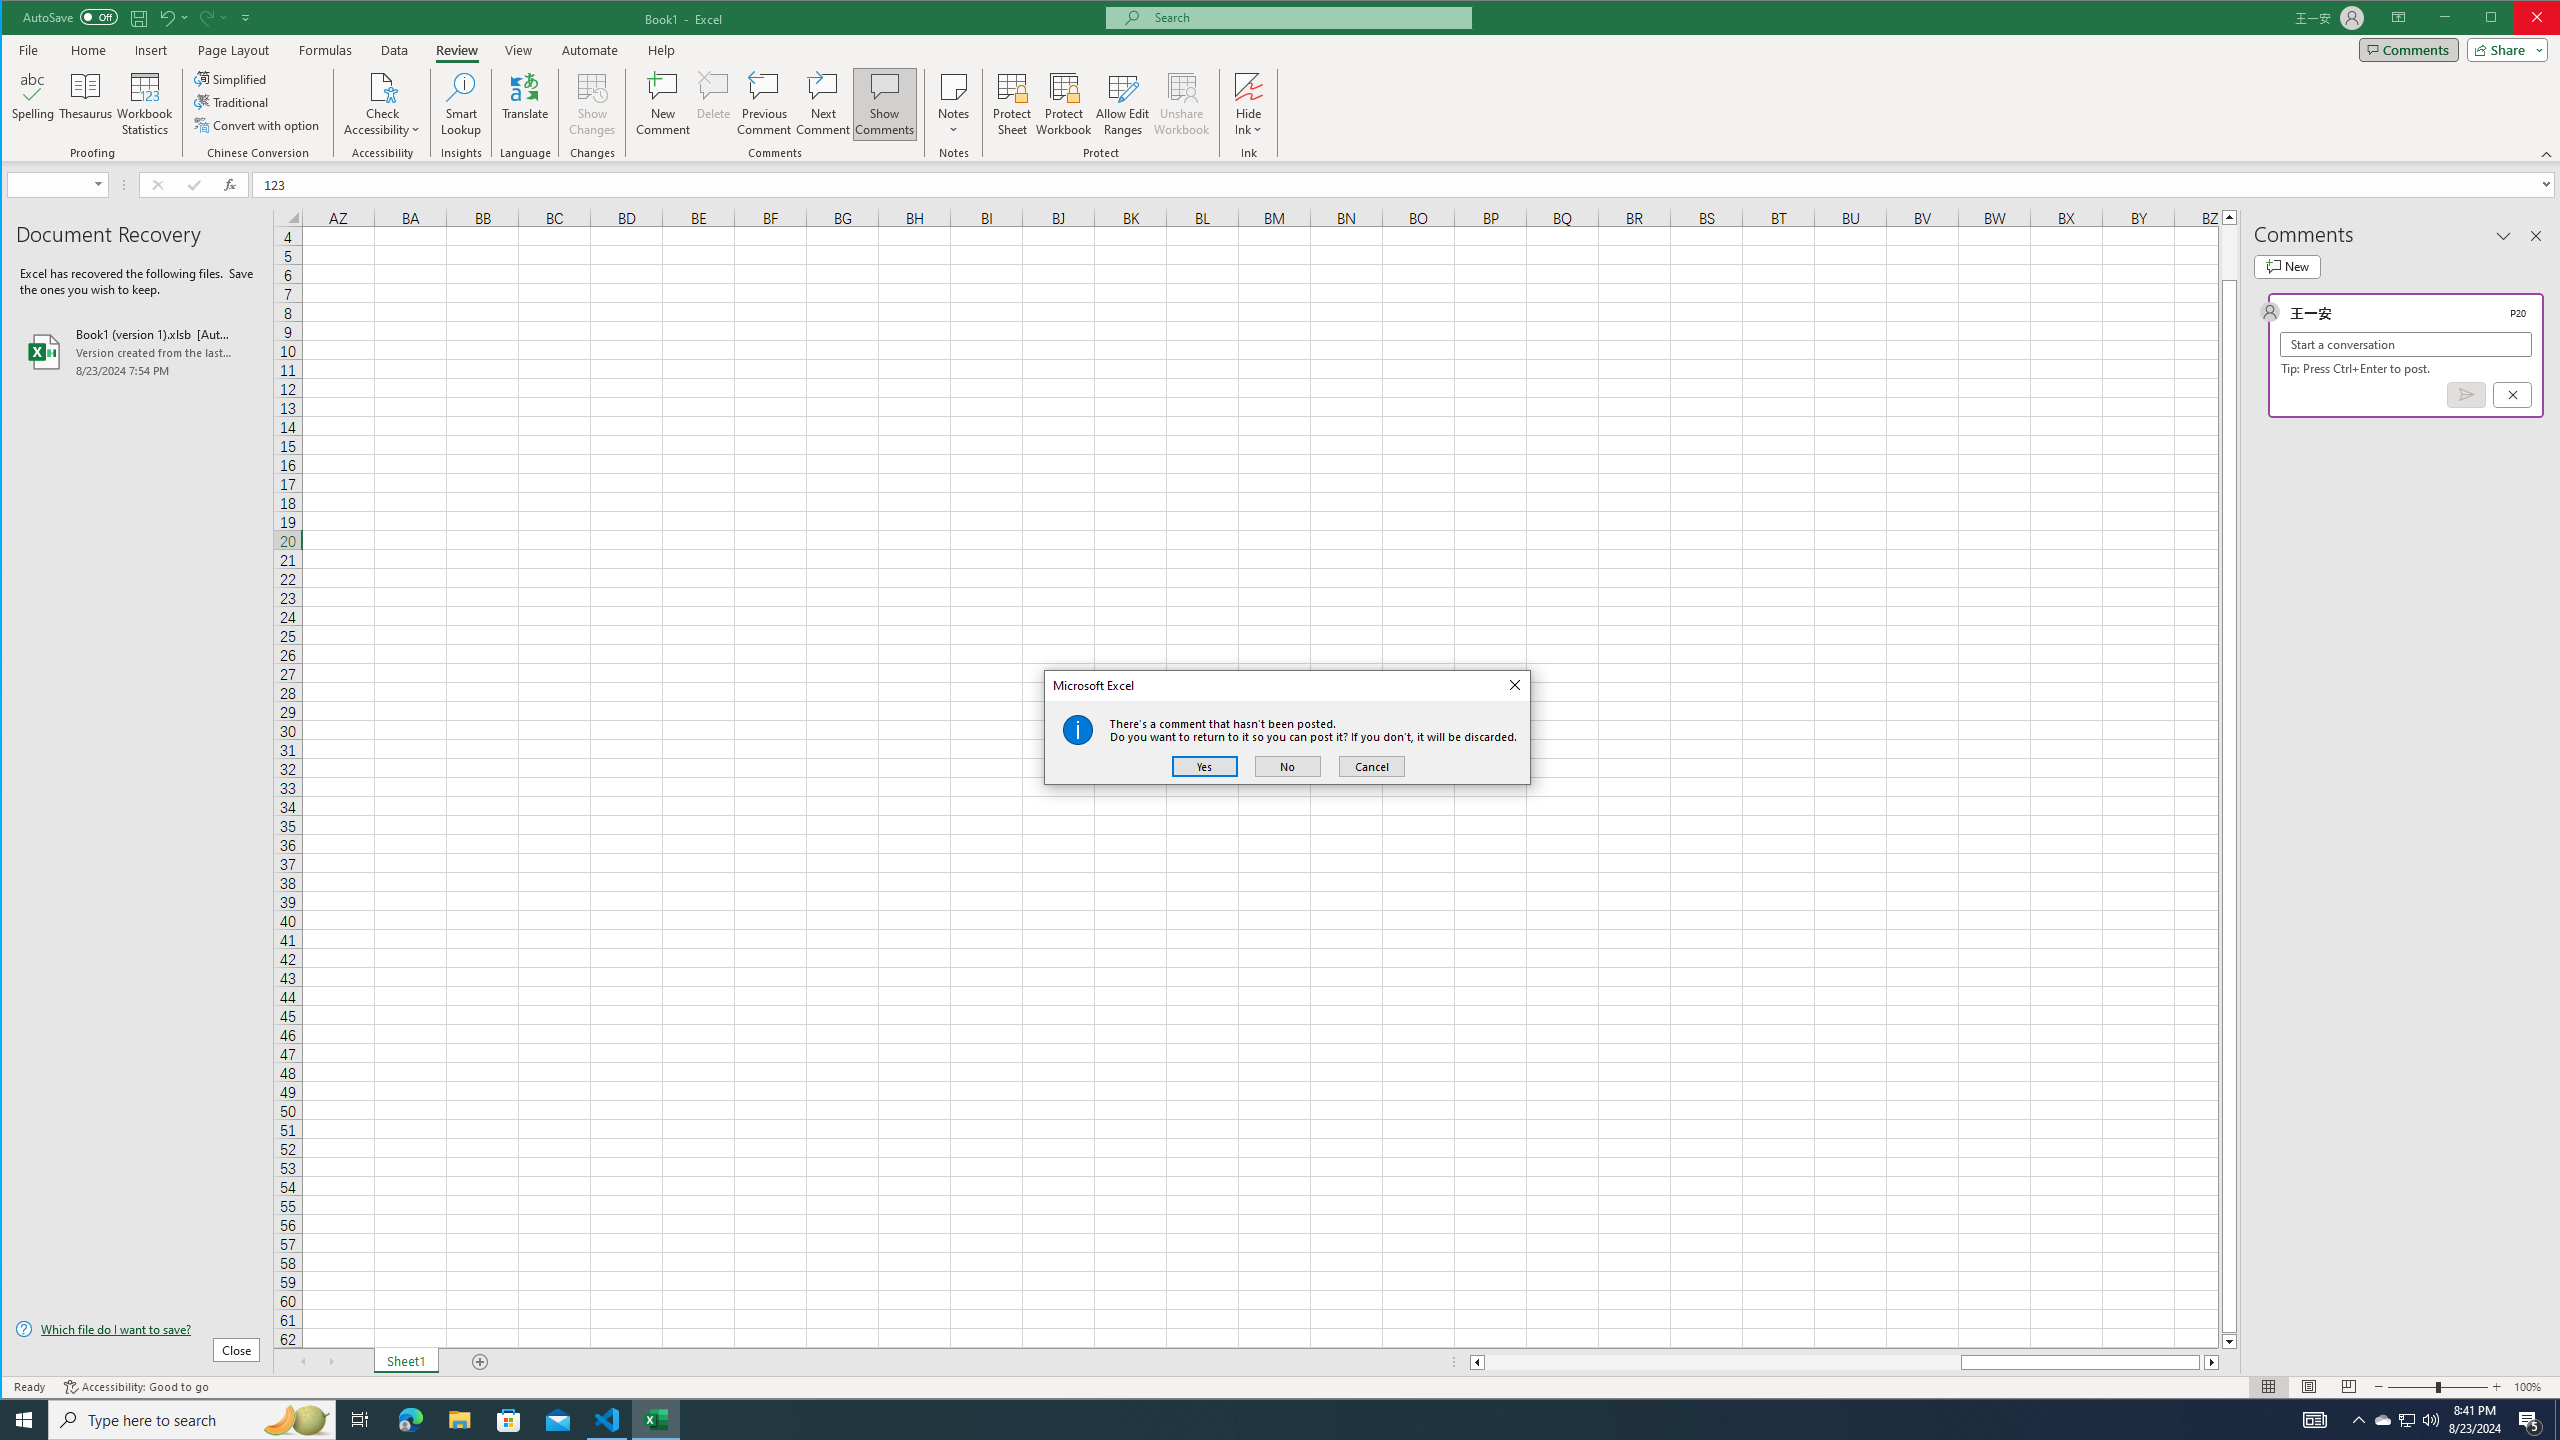 Image resolution: width=2560 pixels, height=1440 pixels. I want to click on 'Type here to search', so click(191, 1418).